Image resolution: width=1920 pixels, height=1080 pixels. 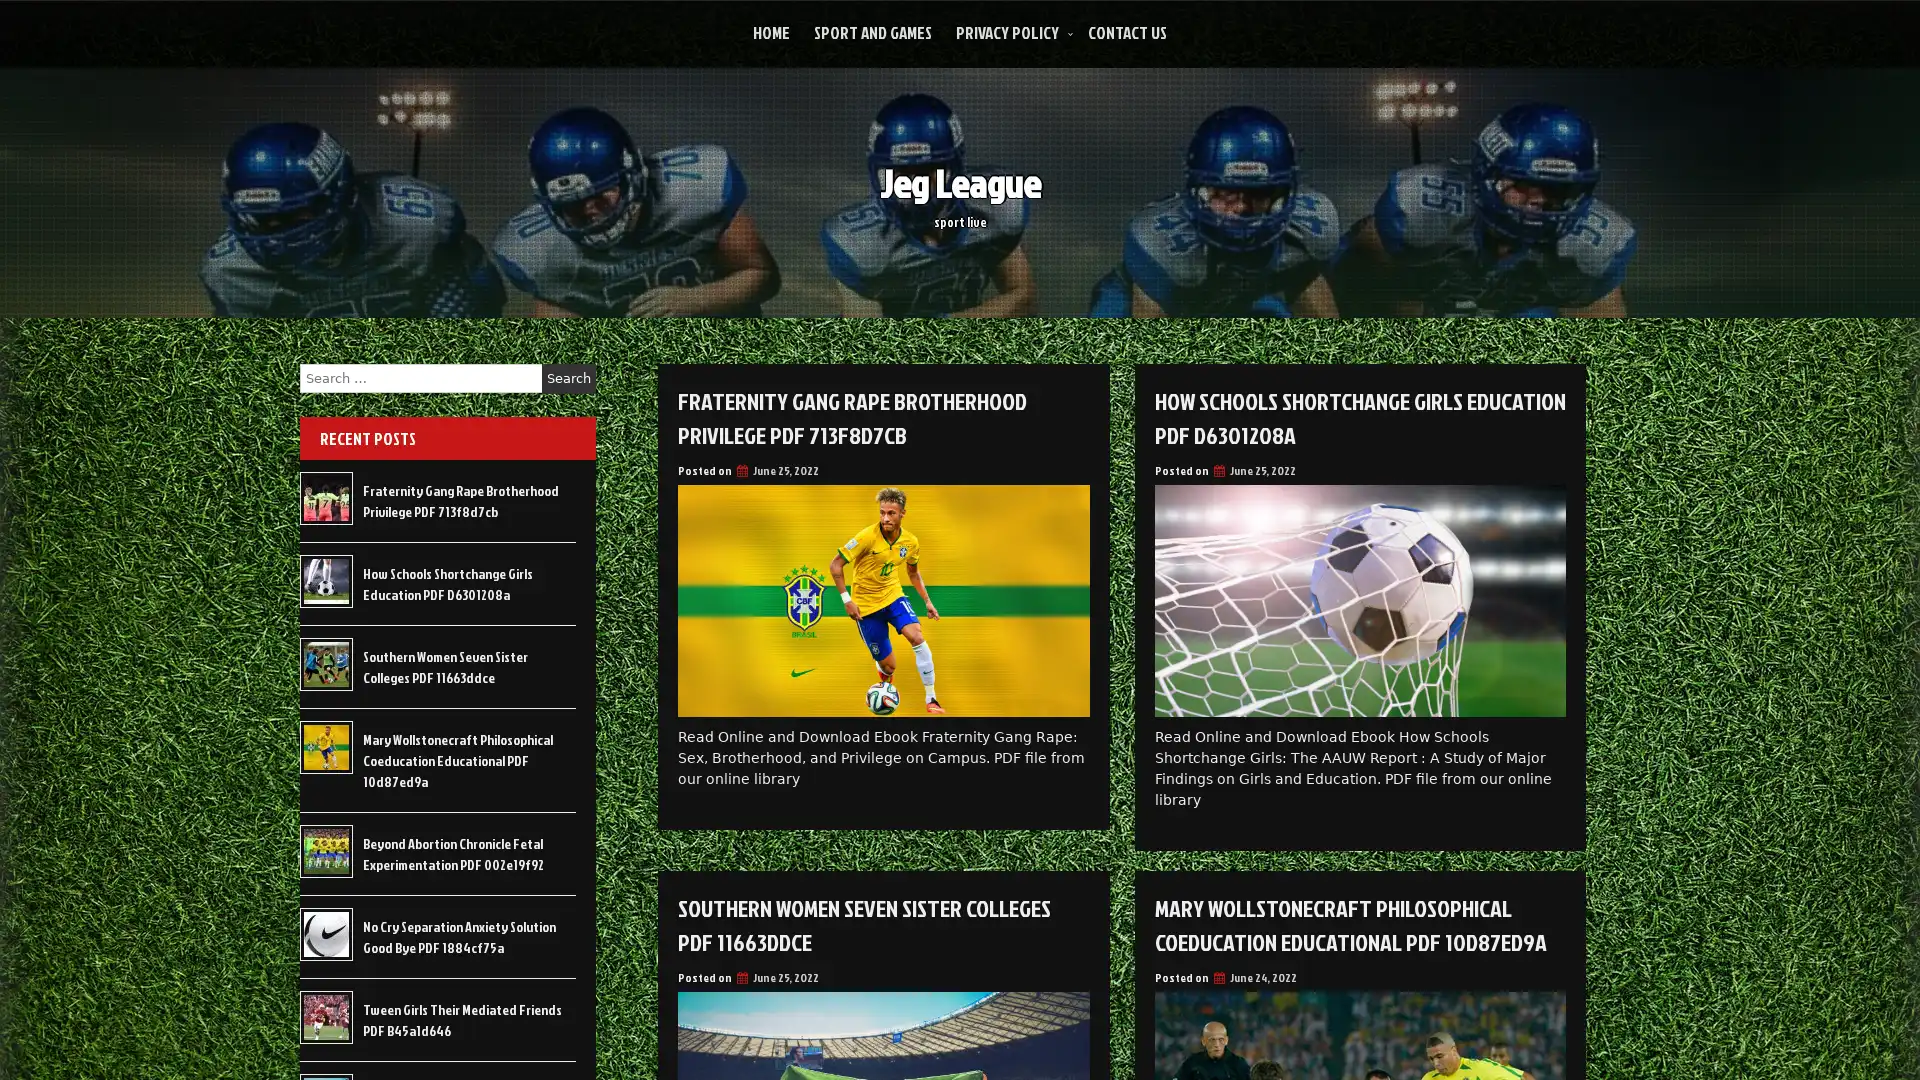 I want to click on Search, so click(x=568, y=378).